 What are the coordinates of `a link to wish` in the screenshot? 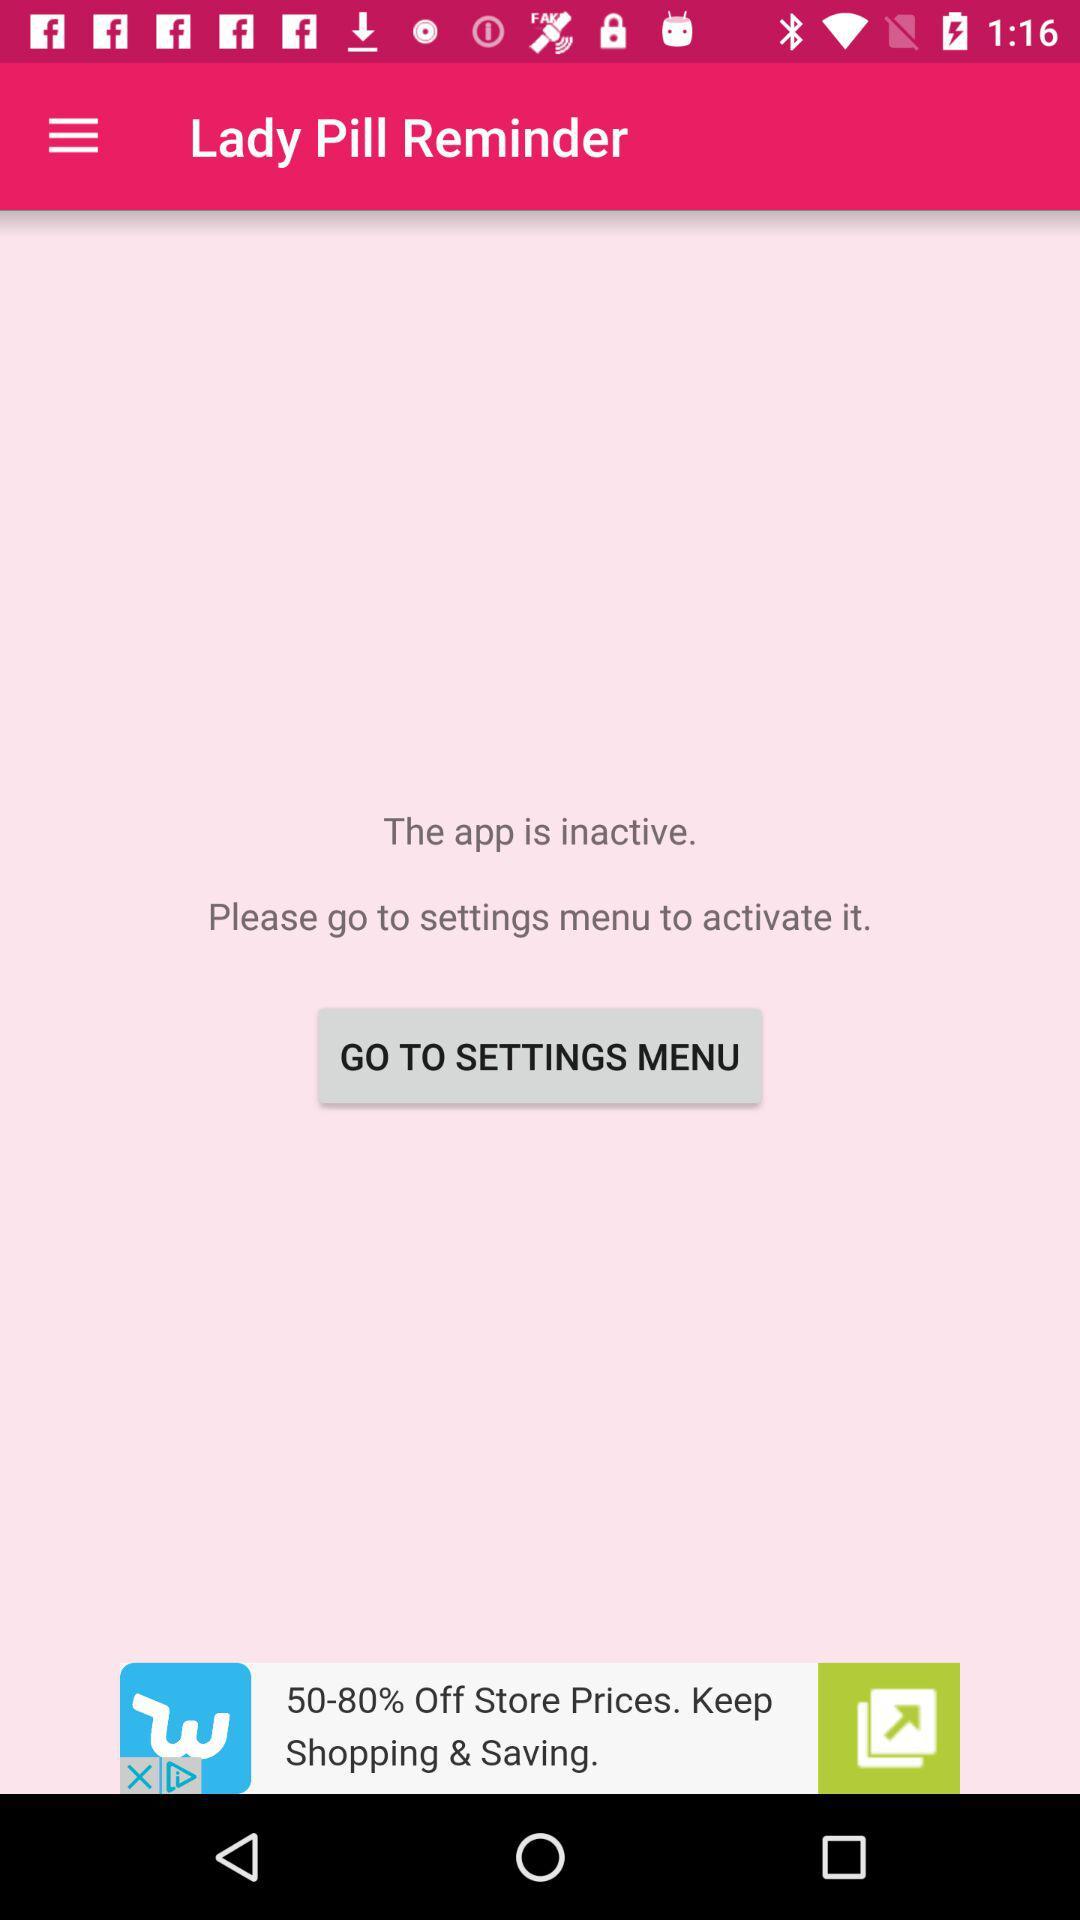 It's located at (540, 1727).